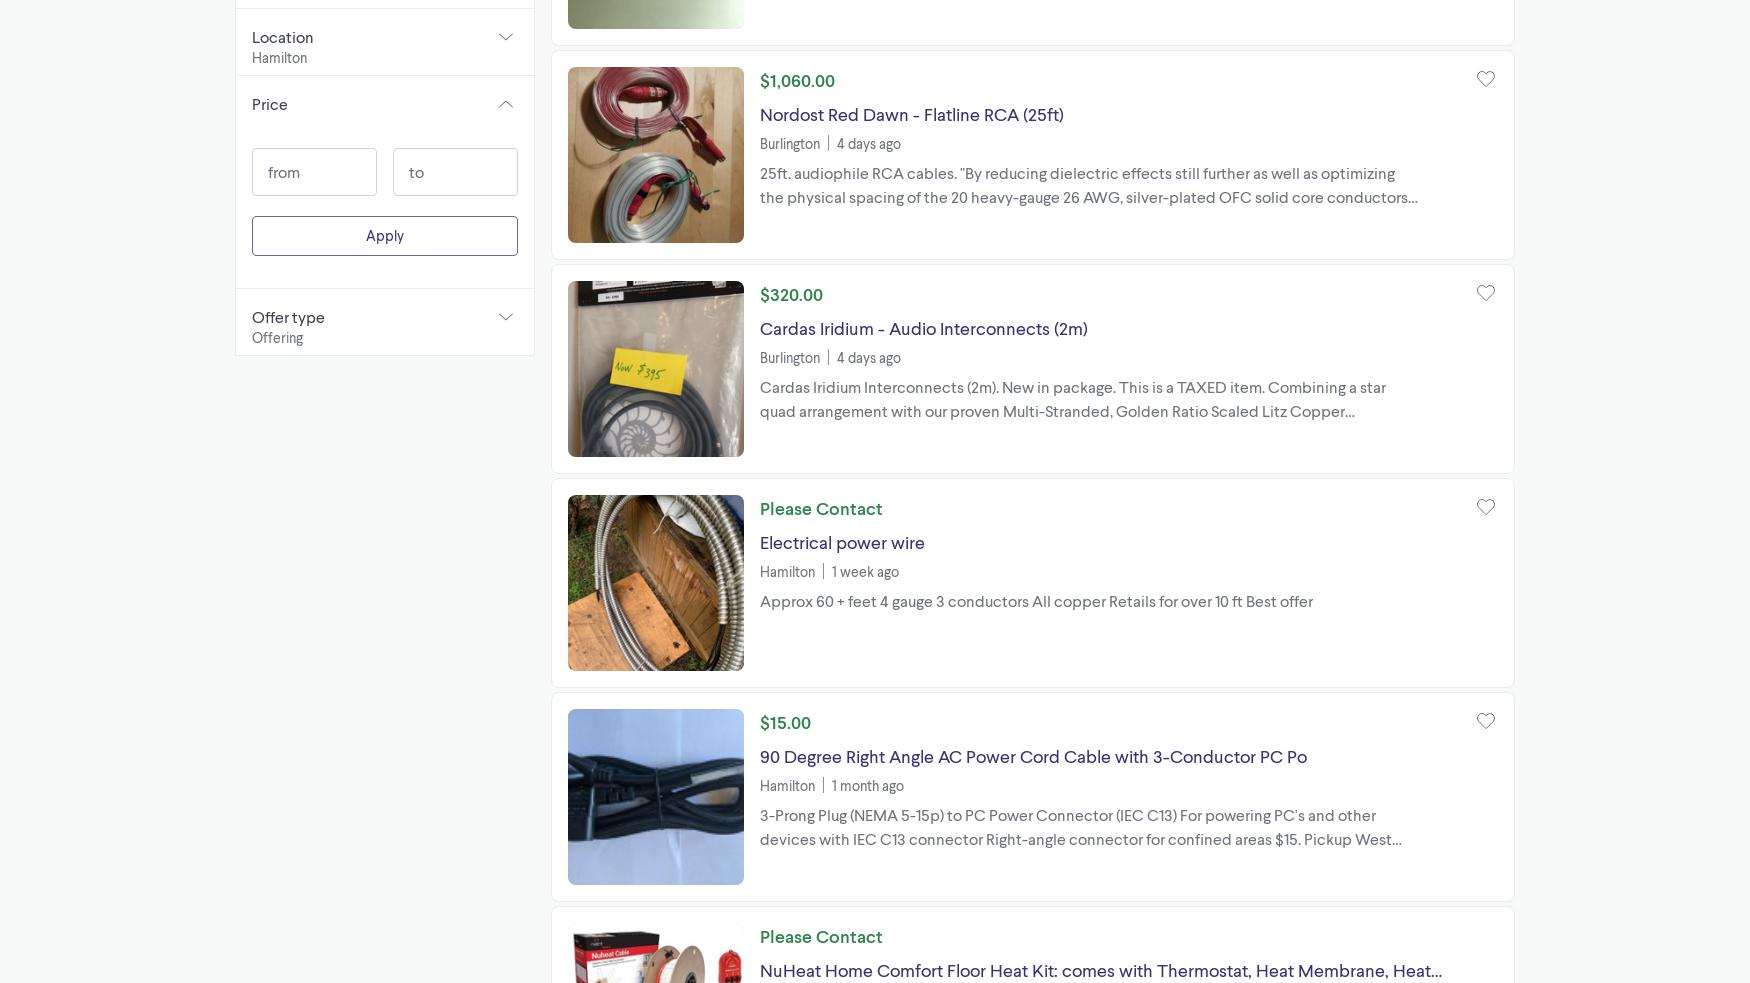 The width and height of the screenshot is (1750, 983). What do you see at coordinates (266, 171) in the screenshot?
I see `'from'` at bounding box center [266, 171].